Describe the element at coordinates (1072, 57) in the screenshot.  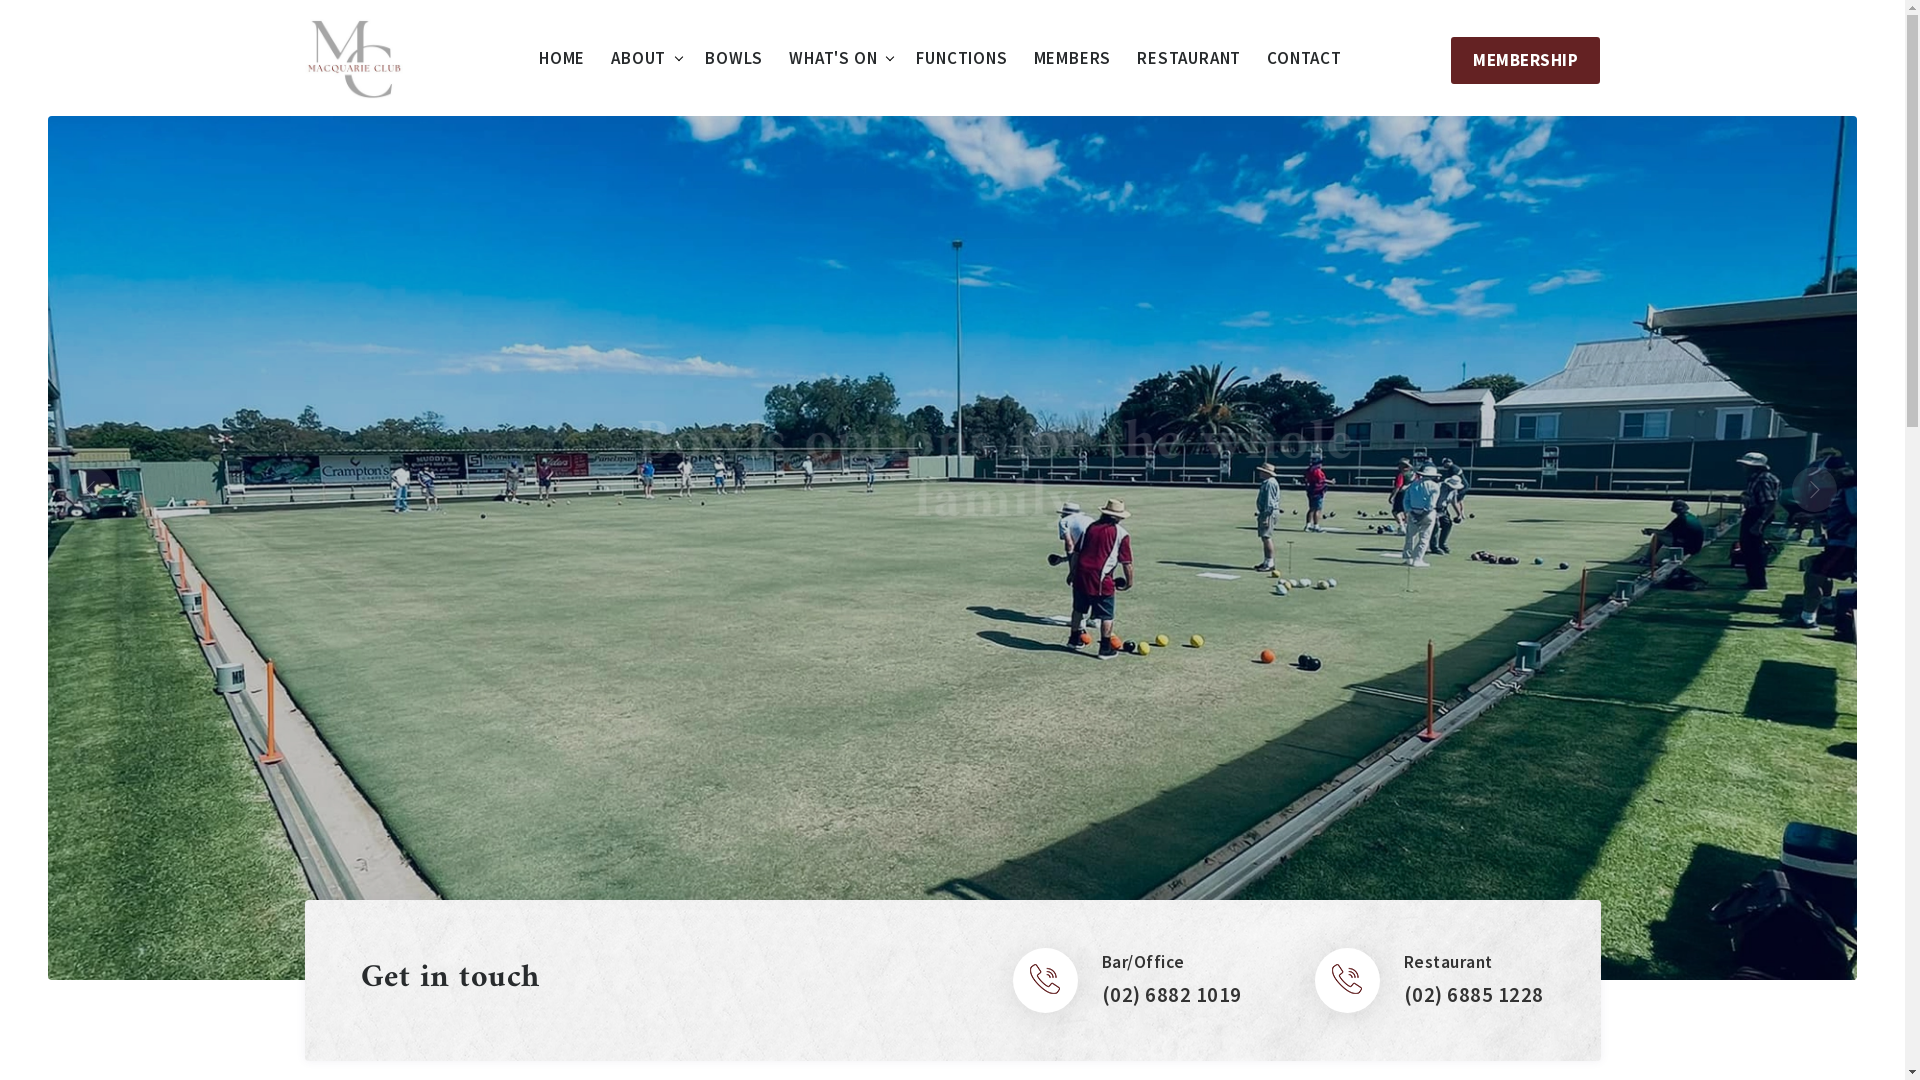
I see `'MEMBERS'` at that location.